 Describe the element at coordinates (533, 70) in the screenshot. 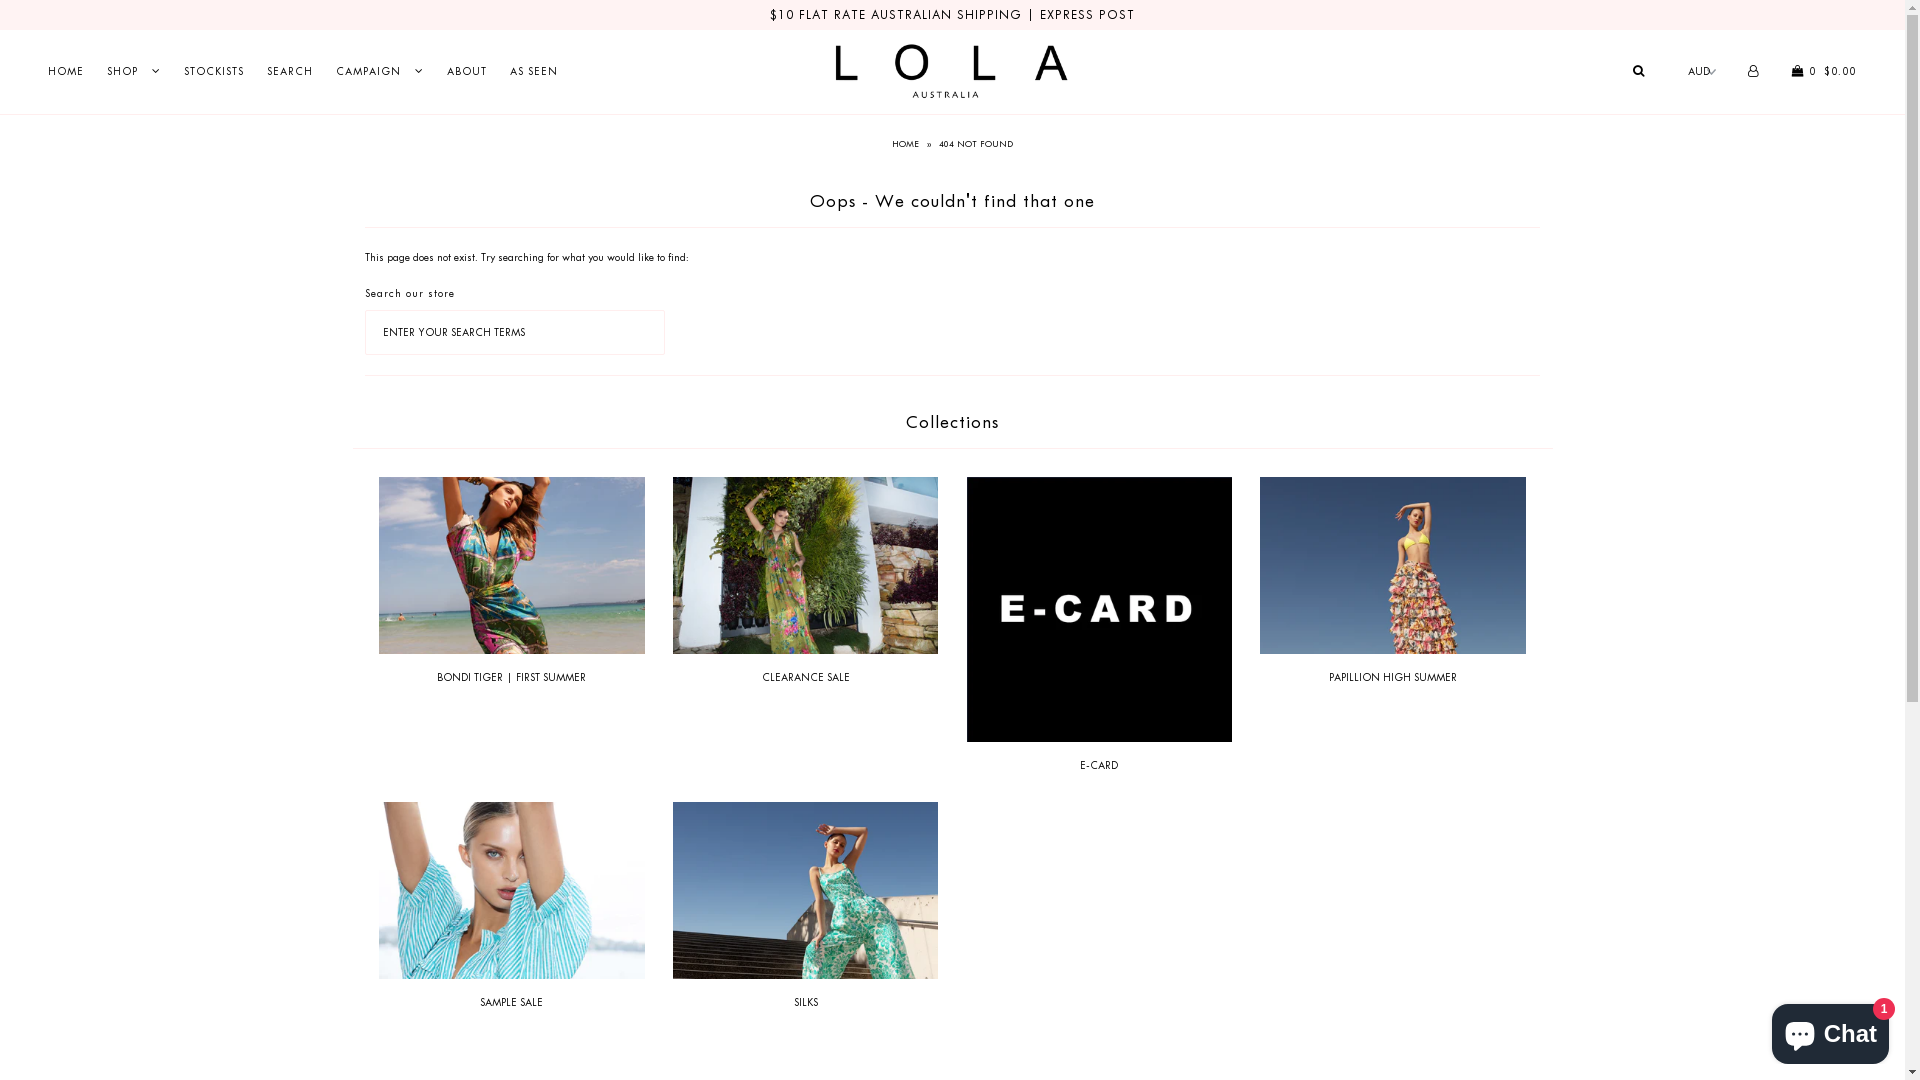

I see `'AS SEEN'` at that location.